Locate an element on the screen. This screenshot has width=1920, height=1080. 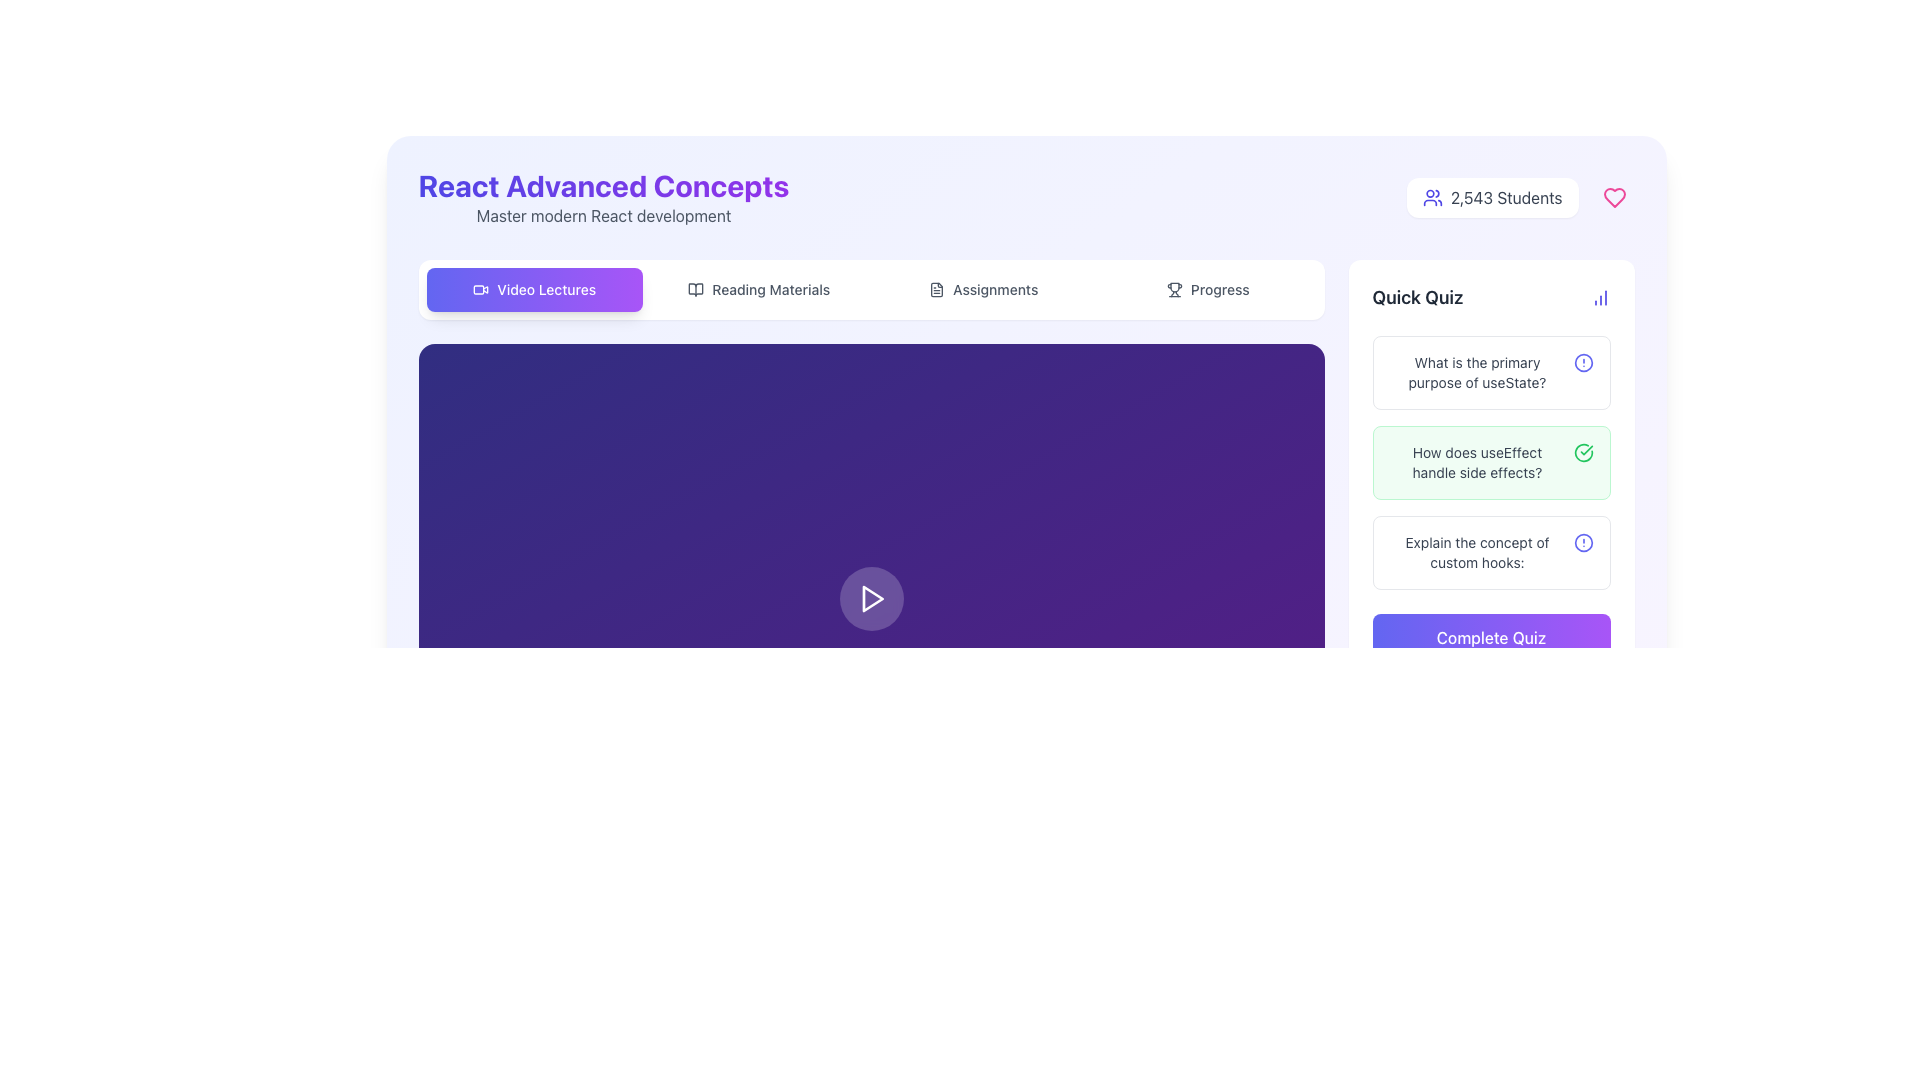
the 'like' or 'favorite' icon located at the top-right of the interface, near the '2,543 Students' label, to interact with it is located at coordinates (1614, 197).